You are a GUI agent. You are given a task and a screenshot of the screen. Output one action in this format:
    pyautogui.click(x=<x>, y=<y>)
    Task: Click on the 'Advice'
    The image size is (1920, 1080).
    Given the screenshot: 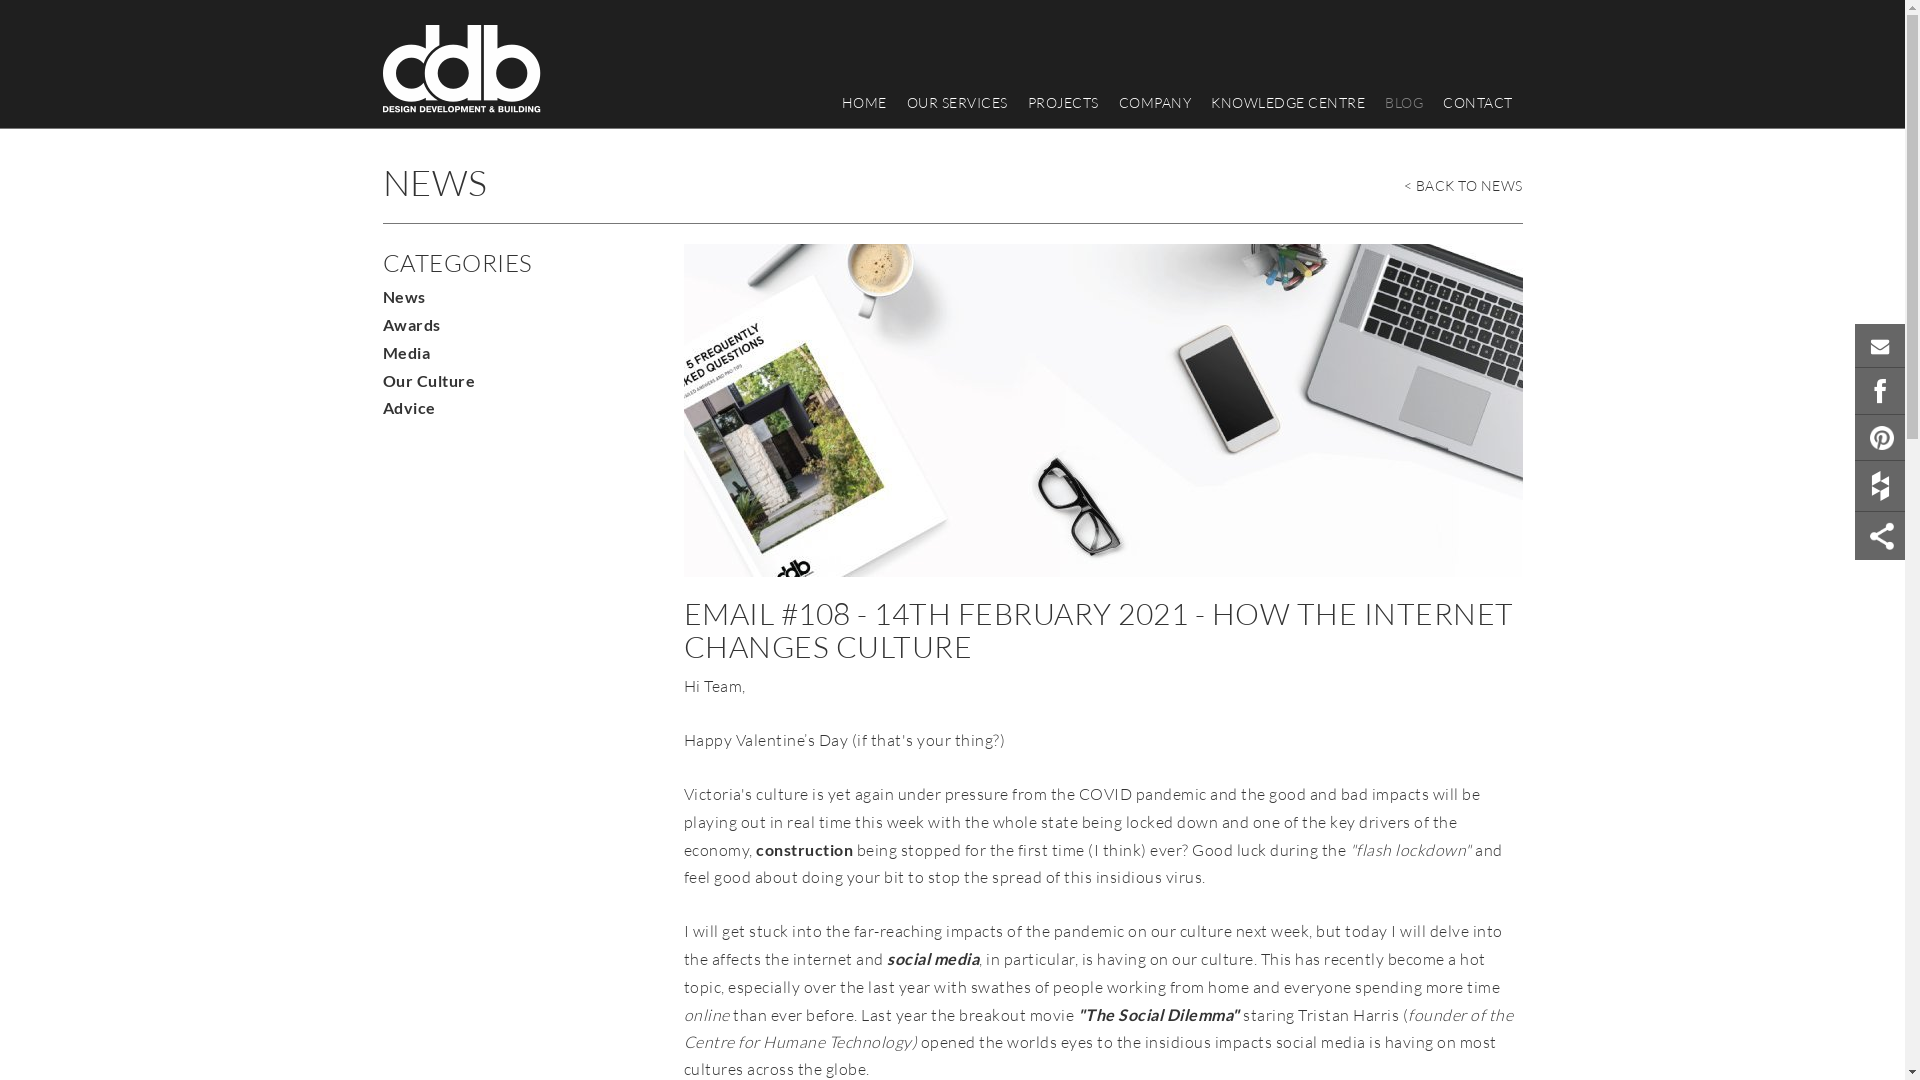 What is the action you would take?
    pyautogui.click(x=407, y=406)
    